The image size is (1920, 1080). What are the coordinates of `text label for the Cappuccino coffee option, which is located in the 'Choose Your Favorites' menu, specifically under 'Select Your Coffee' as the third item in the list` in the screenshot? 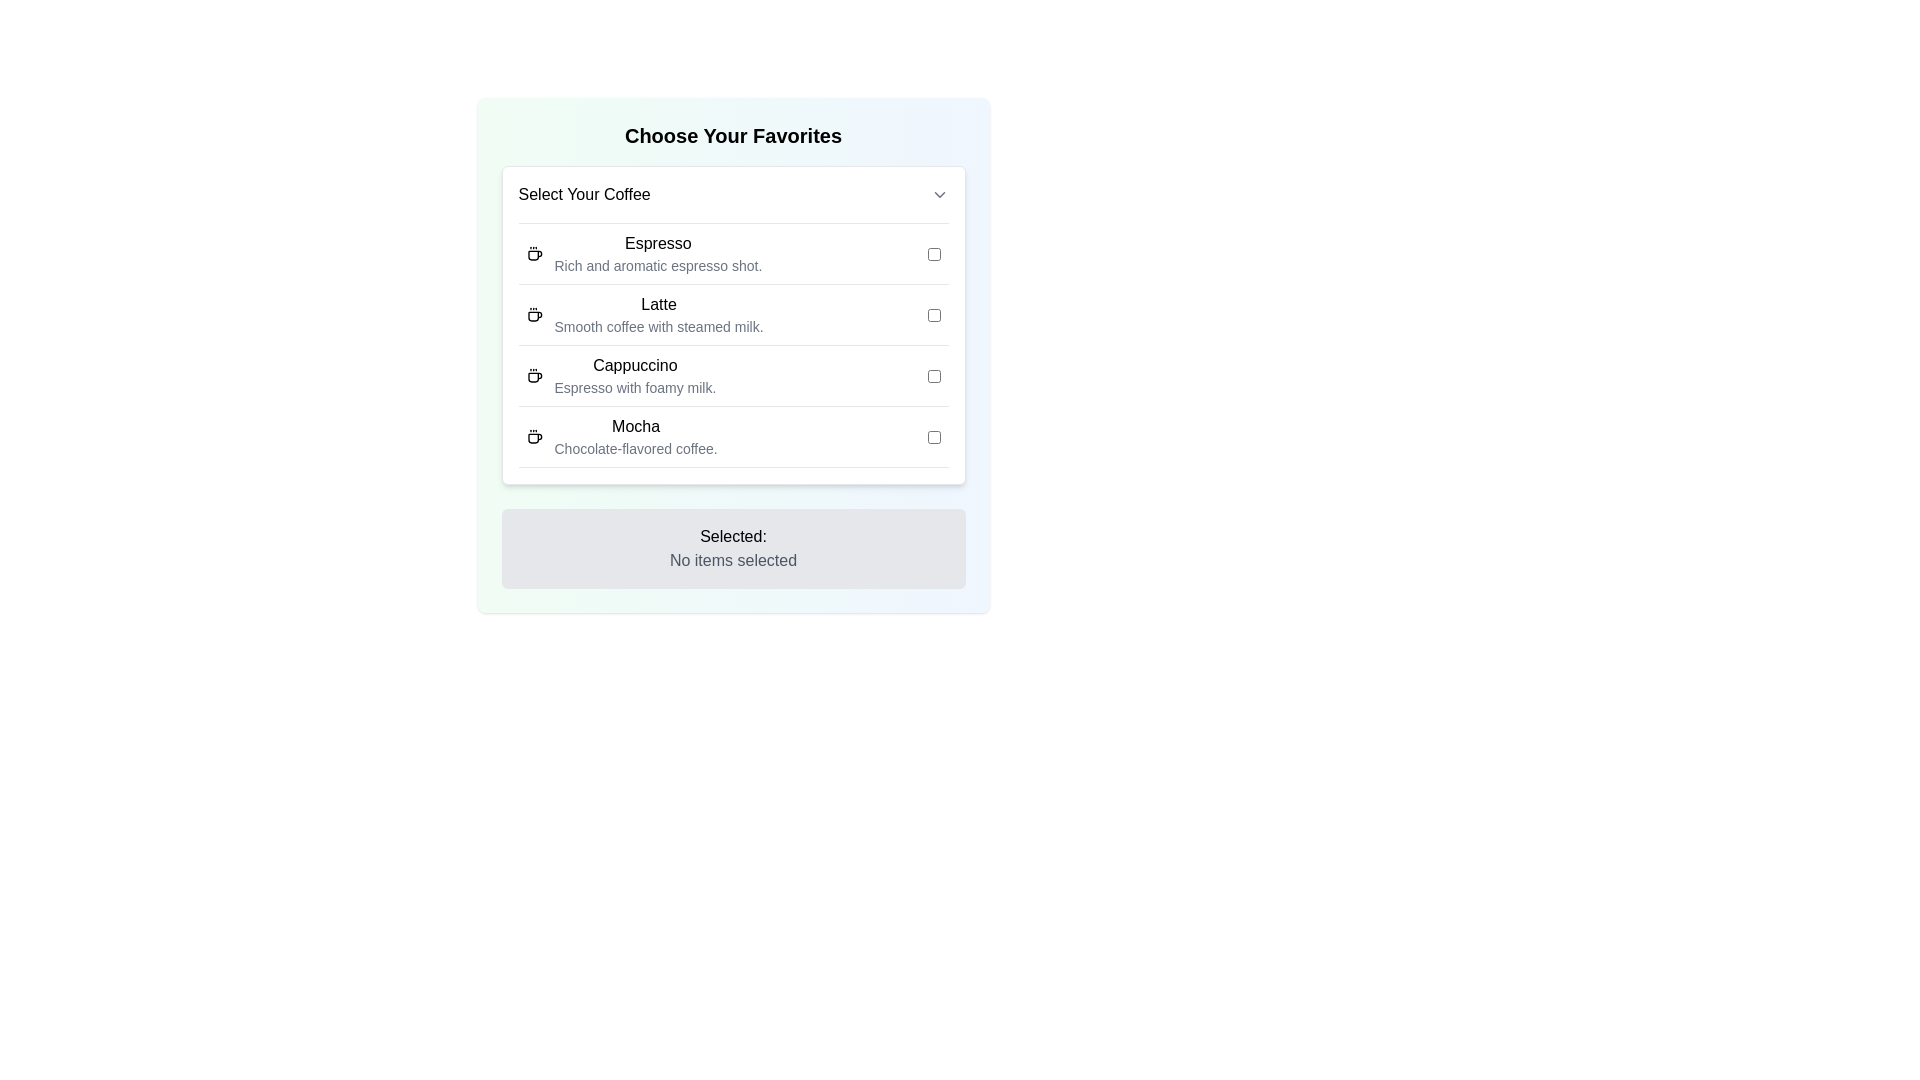 It's located at (634, 366).